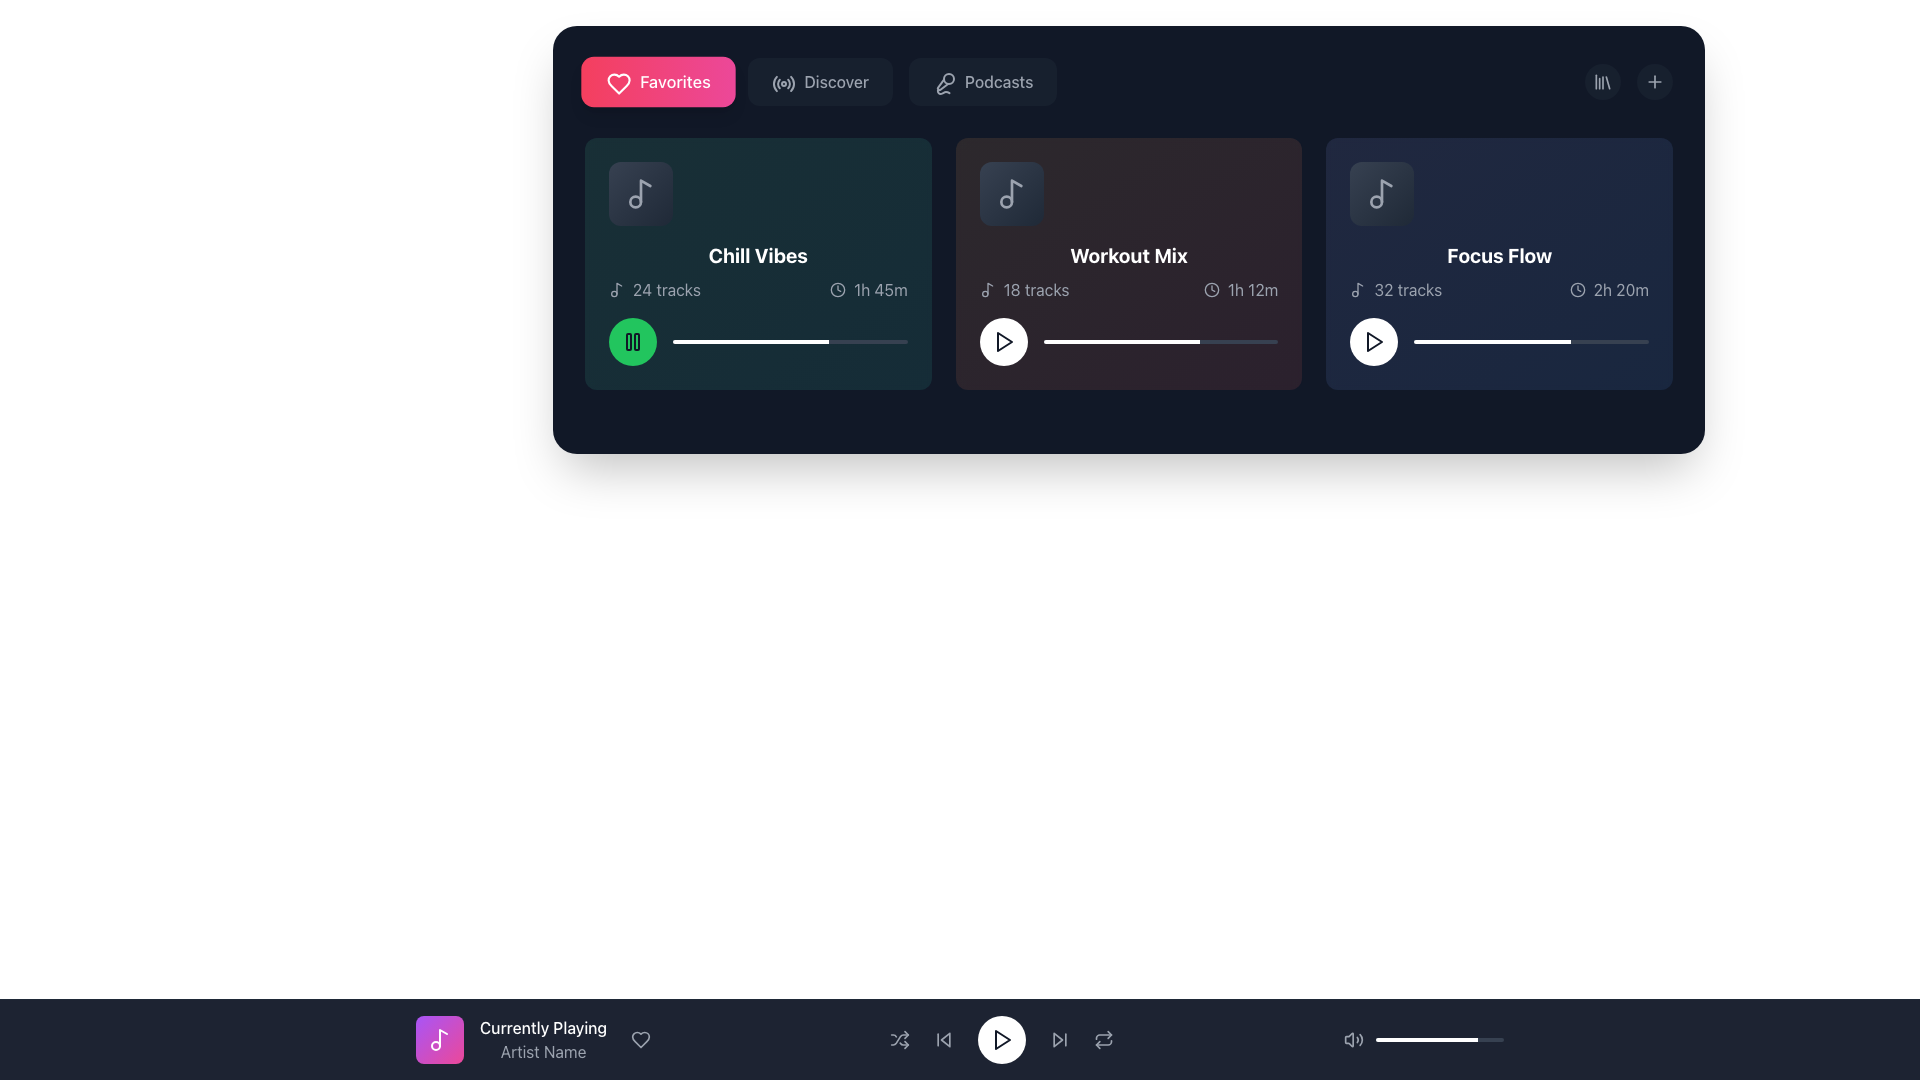  What do you see at coordinates (658, 80) in the screenshot?
I see `the leftmost button labeled 'Favorites' in the playlist section` at bounding box center [658, 80].